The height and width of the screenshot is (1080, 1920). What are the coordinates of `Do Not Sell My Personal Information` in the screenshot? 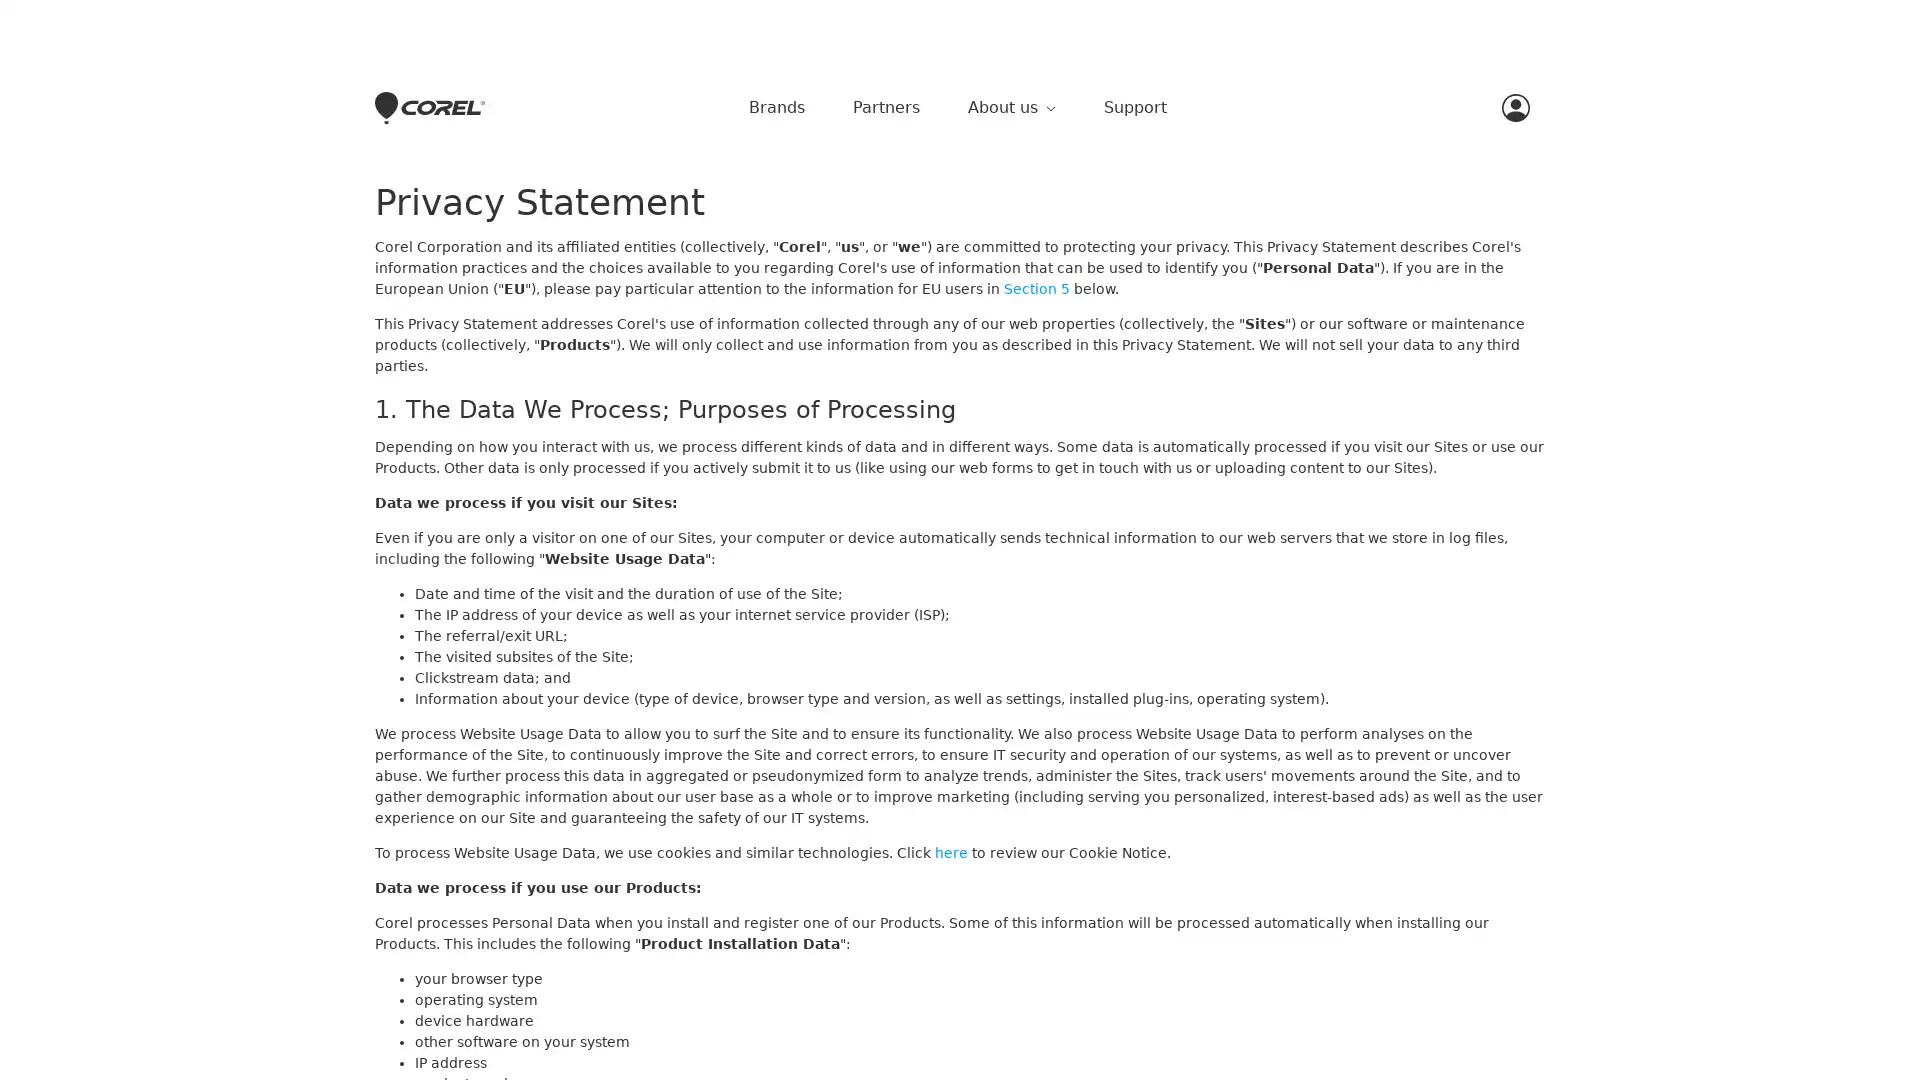 It's located at (1392, 1019).